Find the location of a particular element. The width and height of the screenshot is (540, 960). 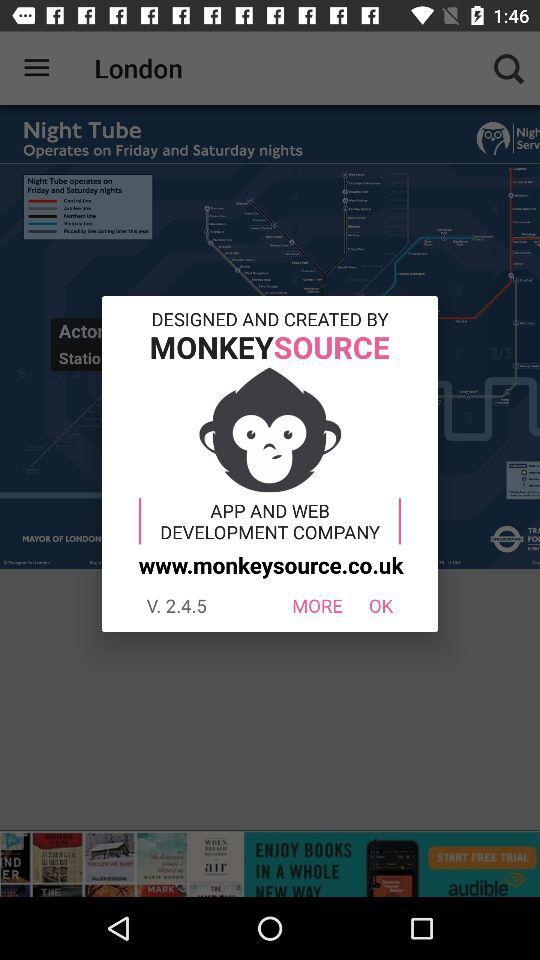

the icon below www monkeysource co icon is located at coordinates (381, 604).